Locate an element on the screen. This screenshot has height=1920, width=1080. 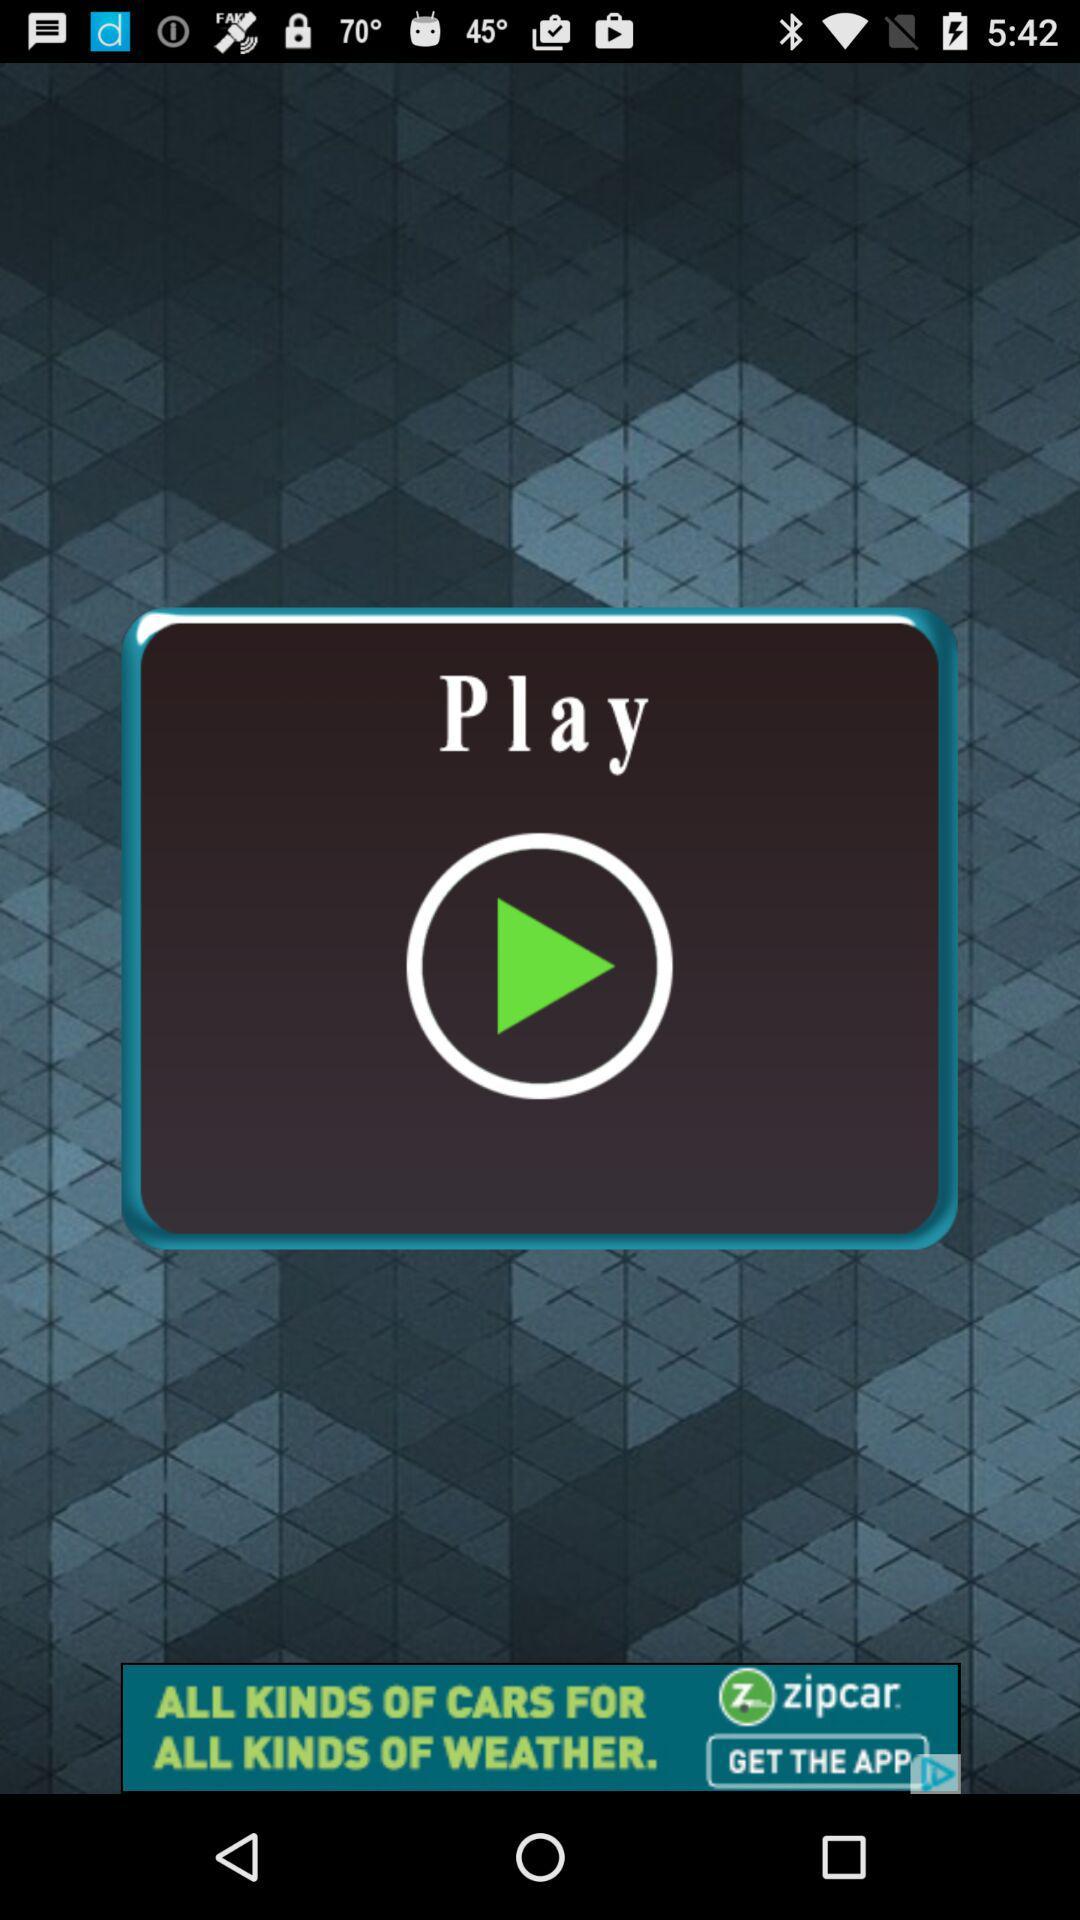
play is located at coordinates (538, 927).